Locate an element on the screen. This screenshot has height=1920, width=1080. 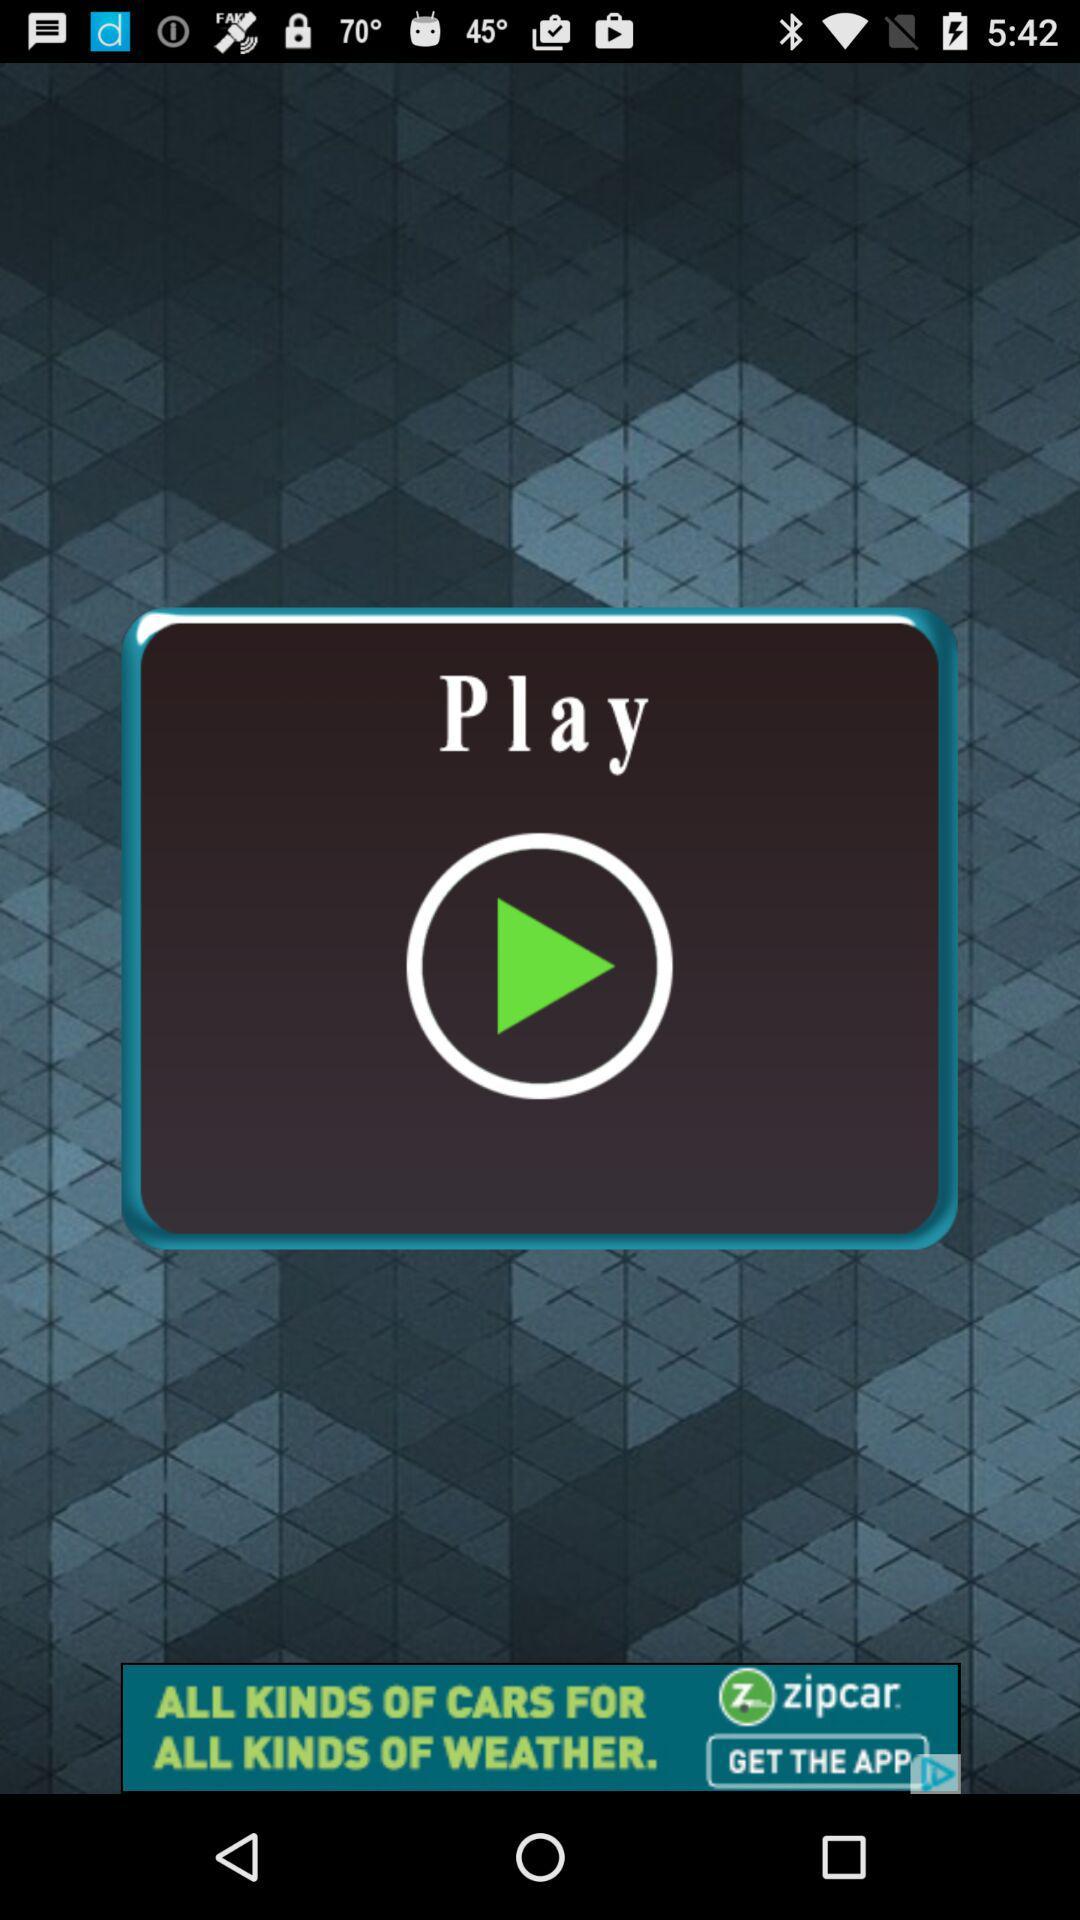
play is located at coordinates (538, 927).